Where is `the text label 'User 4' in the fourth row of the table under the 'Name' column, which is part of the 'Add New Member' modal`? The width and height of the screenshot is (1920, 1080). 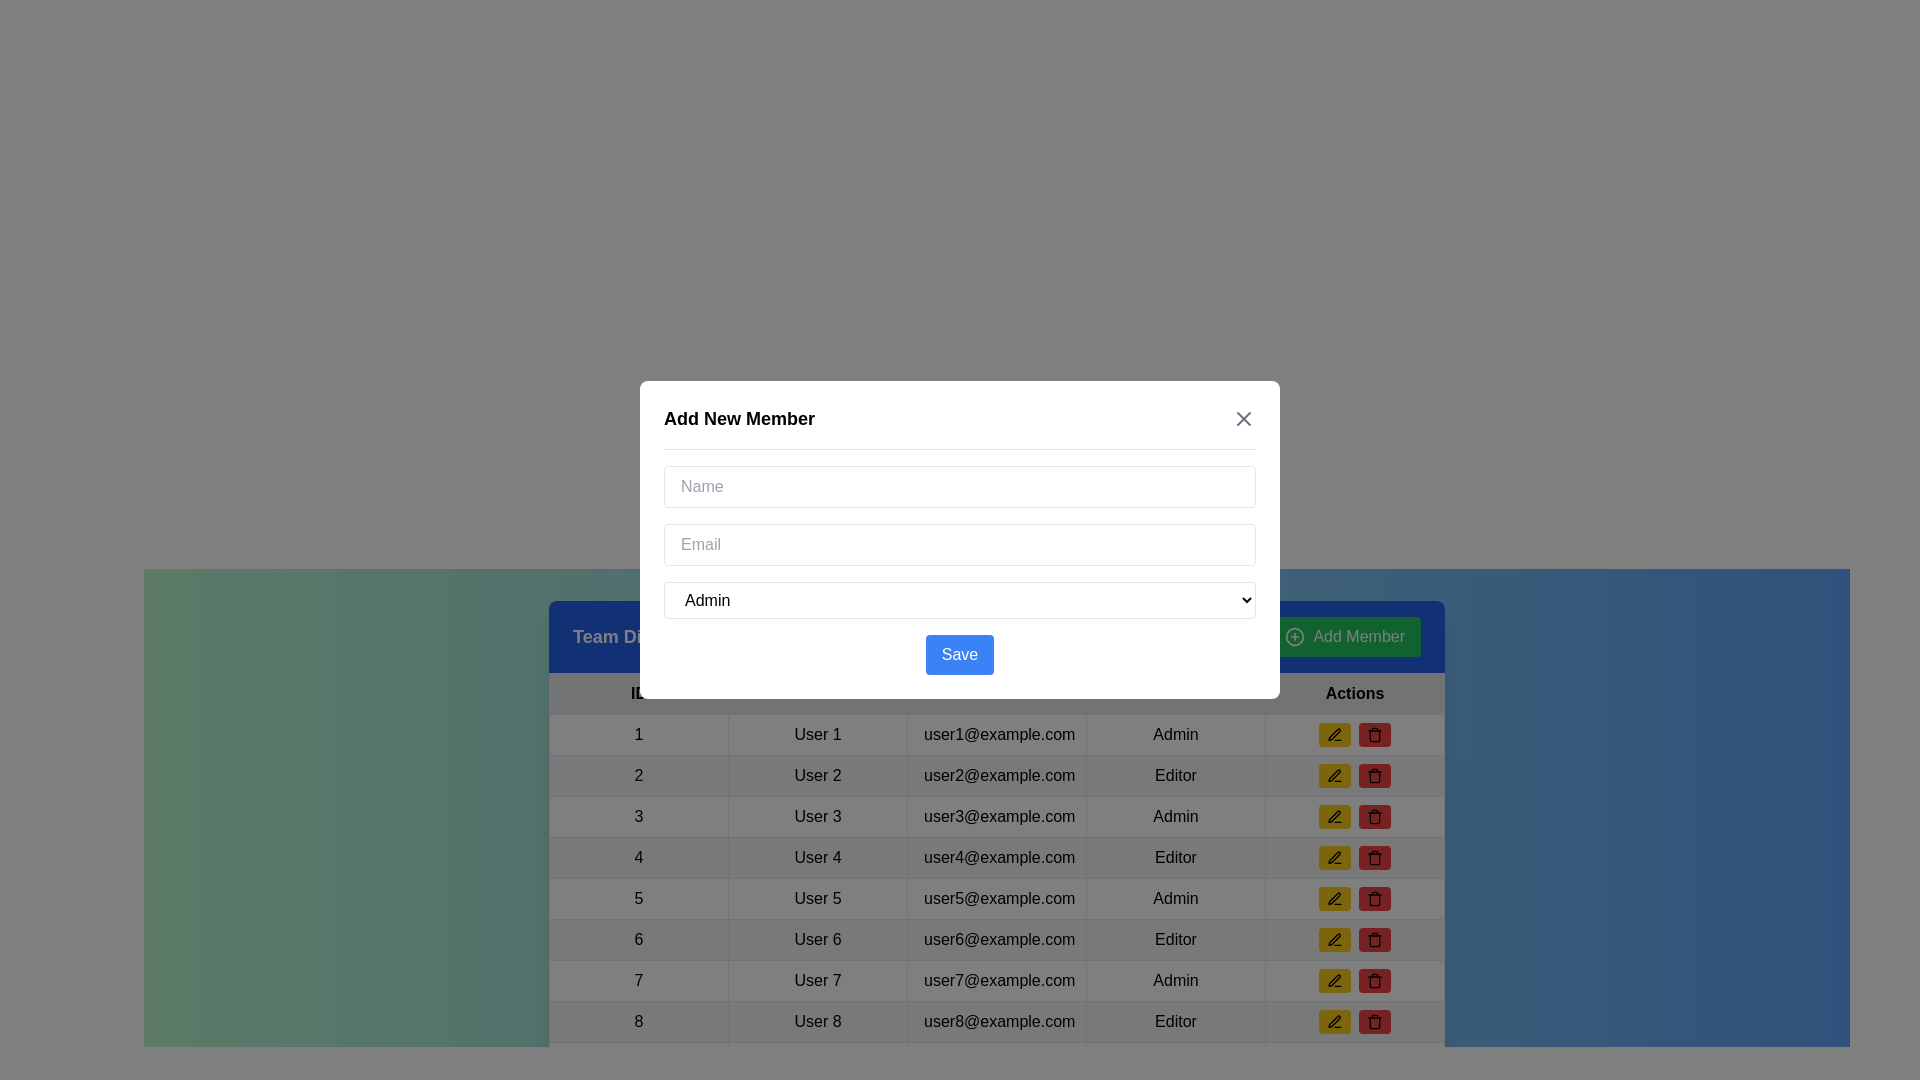
the text label 'User 4' in the fourth row of the table under the 'Name' column, which is part of the 'Add New Member' modal is located at coordinates (817, 856).